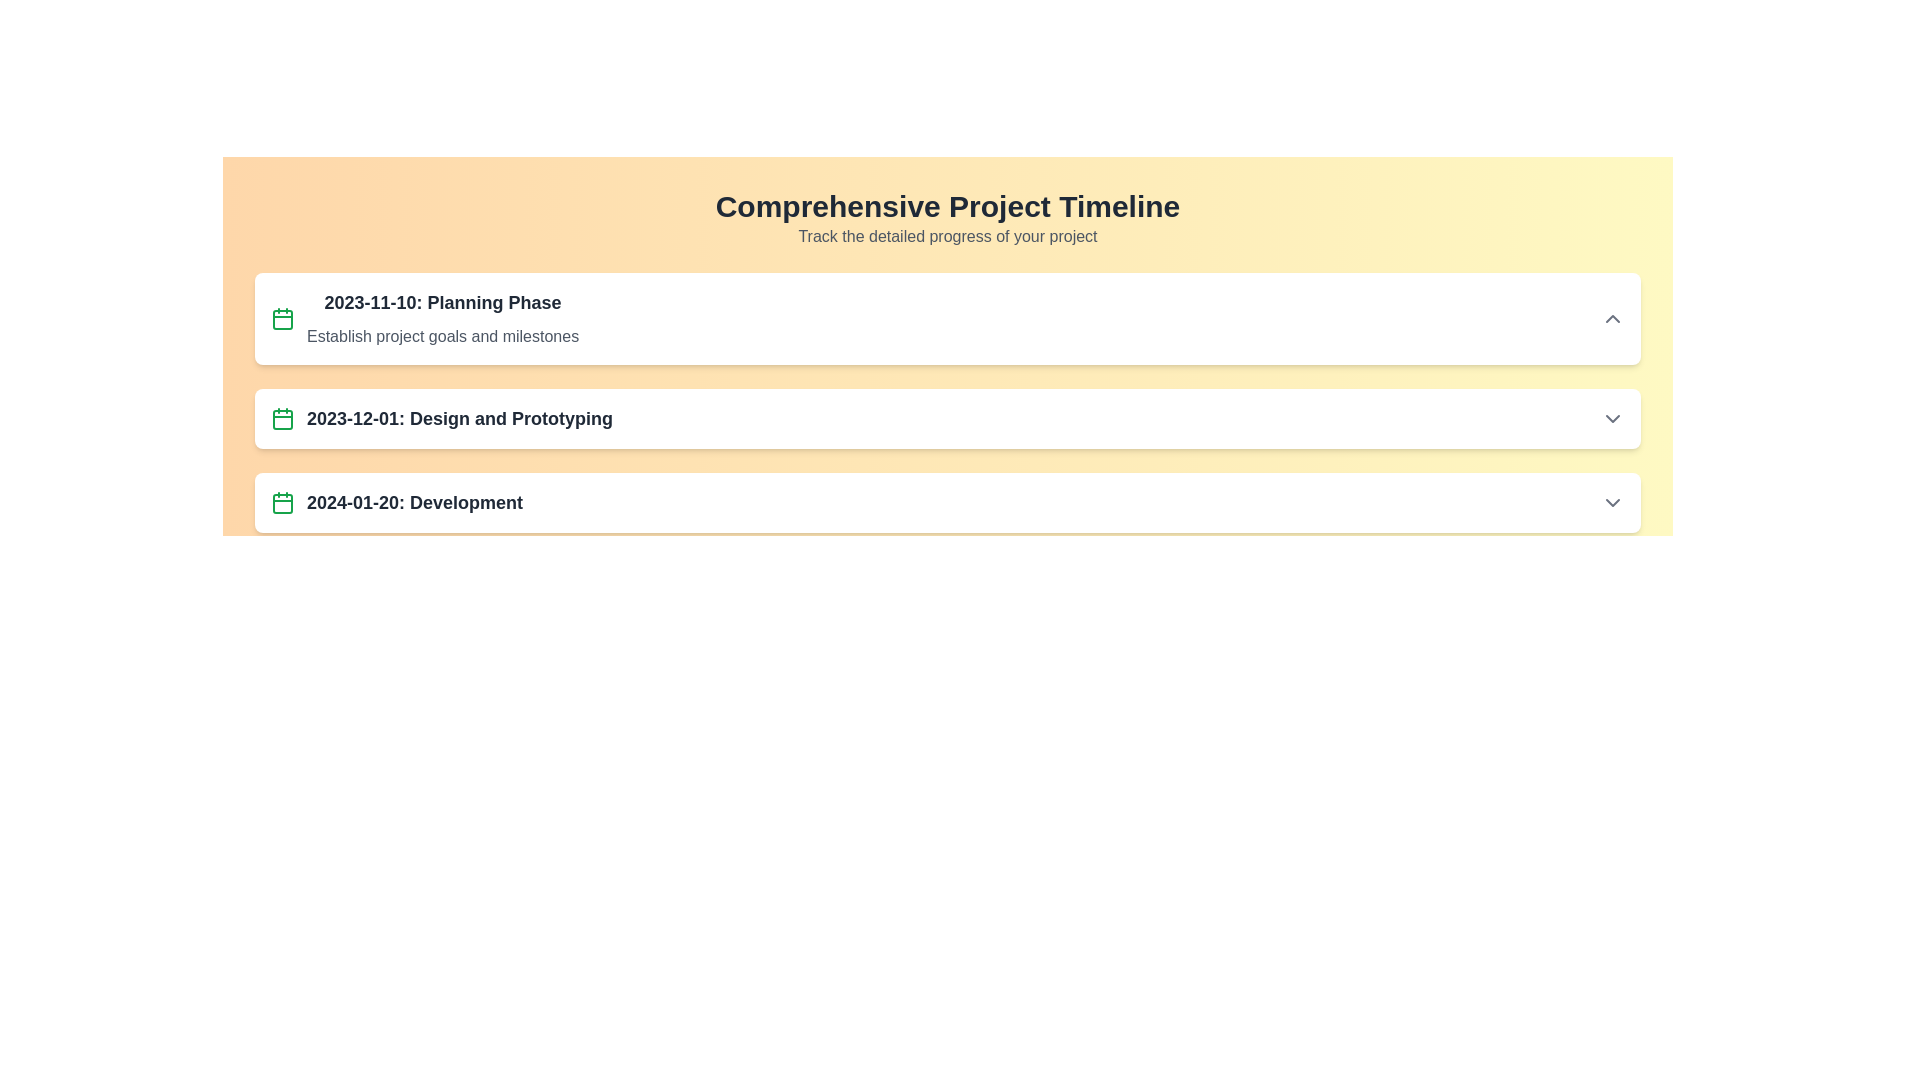 The height and width of the screenshot is (1080, 1920). I want to click on the text heading 'Comprehensive Project Timeline', which is prominently displayed in bold, dark gray font at the top of the interface, so click(947, 207).